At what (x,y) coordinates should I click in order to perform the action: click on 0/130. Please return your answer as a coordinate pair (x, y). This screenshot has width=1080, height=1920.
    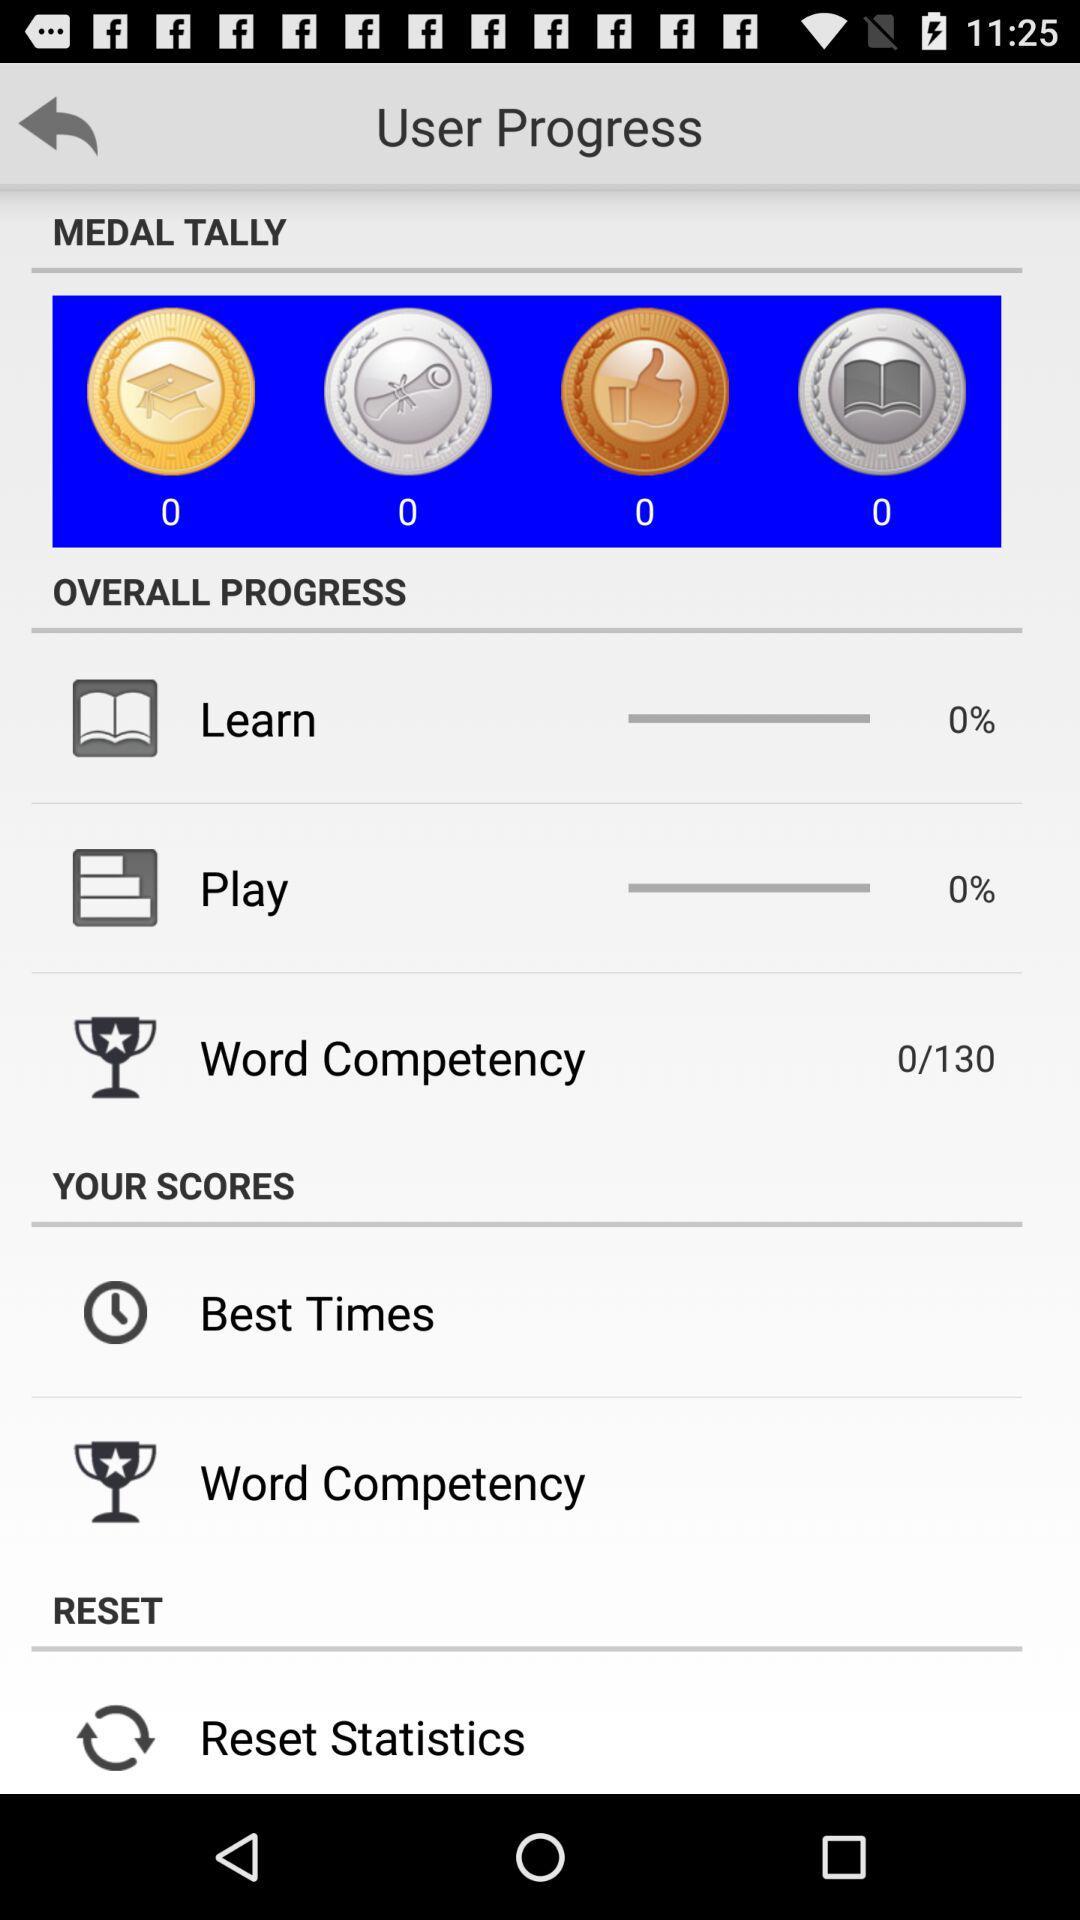
    Looking at the image, I should click on (917, 1056).